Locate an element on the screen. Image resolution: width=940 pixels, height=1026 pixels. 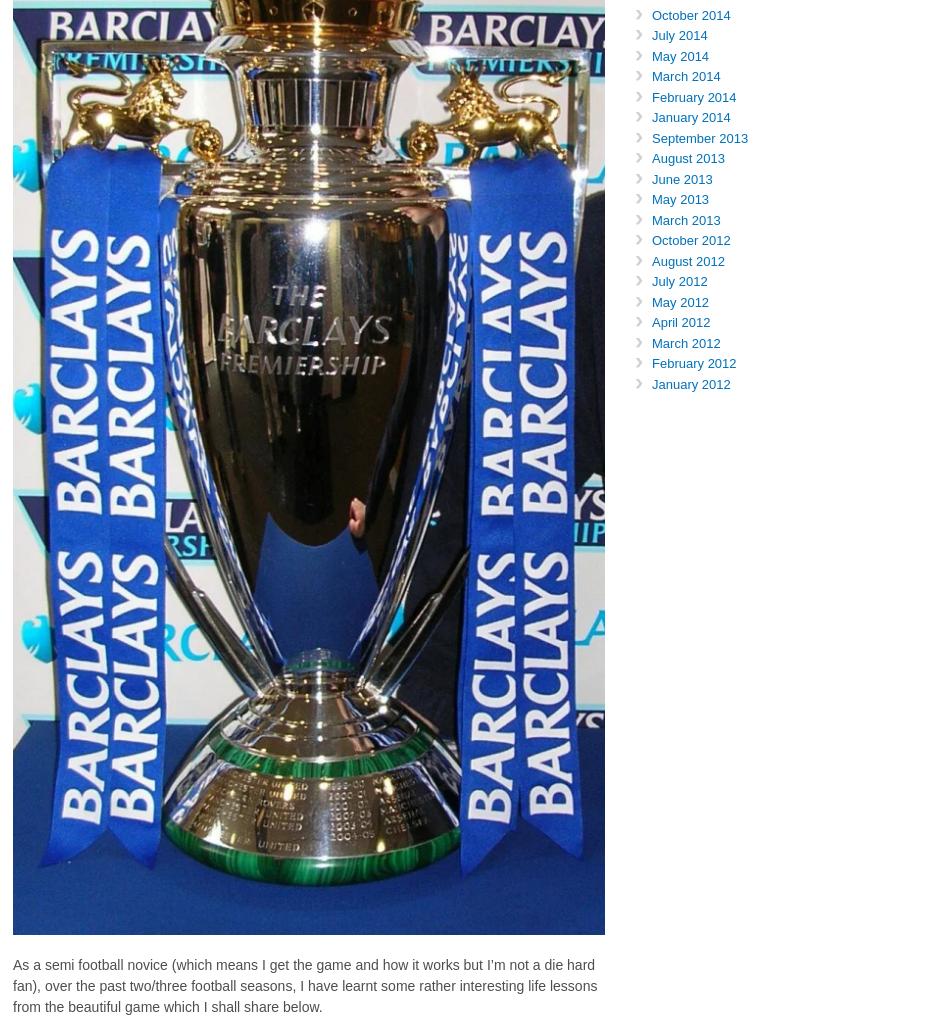
'July 2014' is located at coordinates (678, 35).